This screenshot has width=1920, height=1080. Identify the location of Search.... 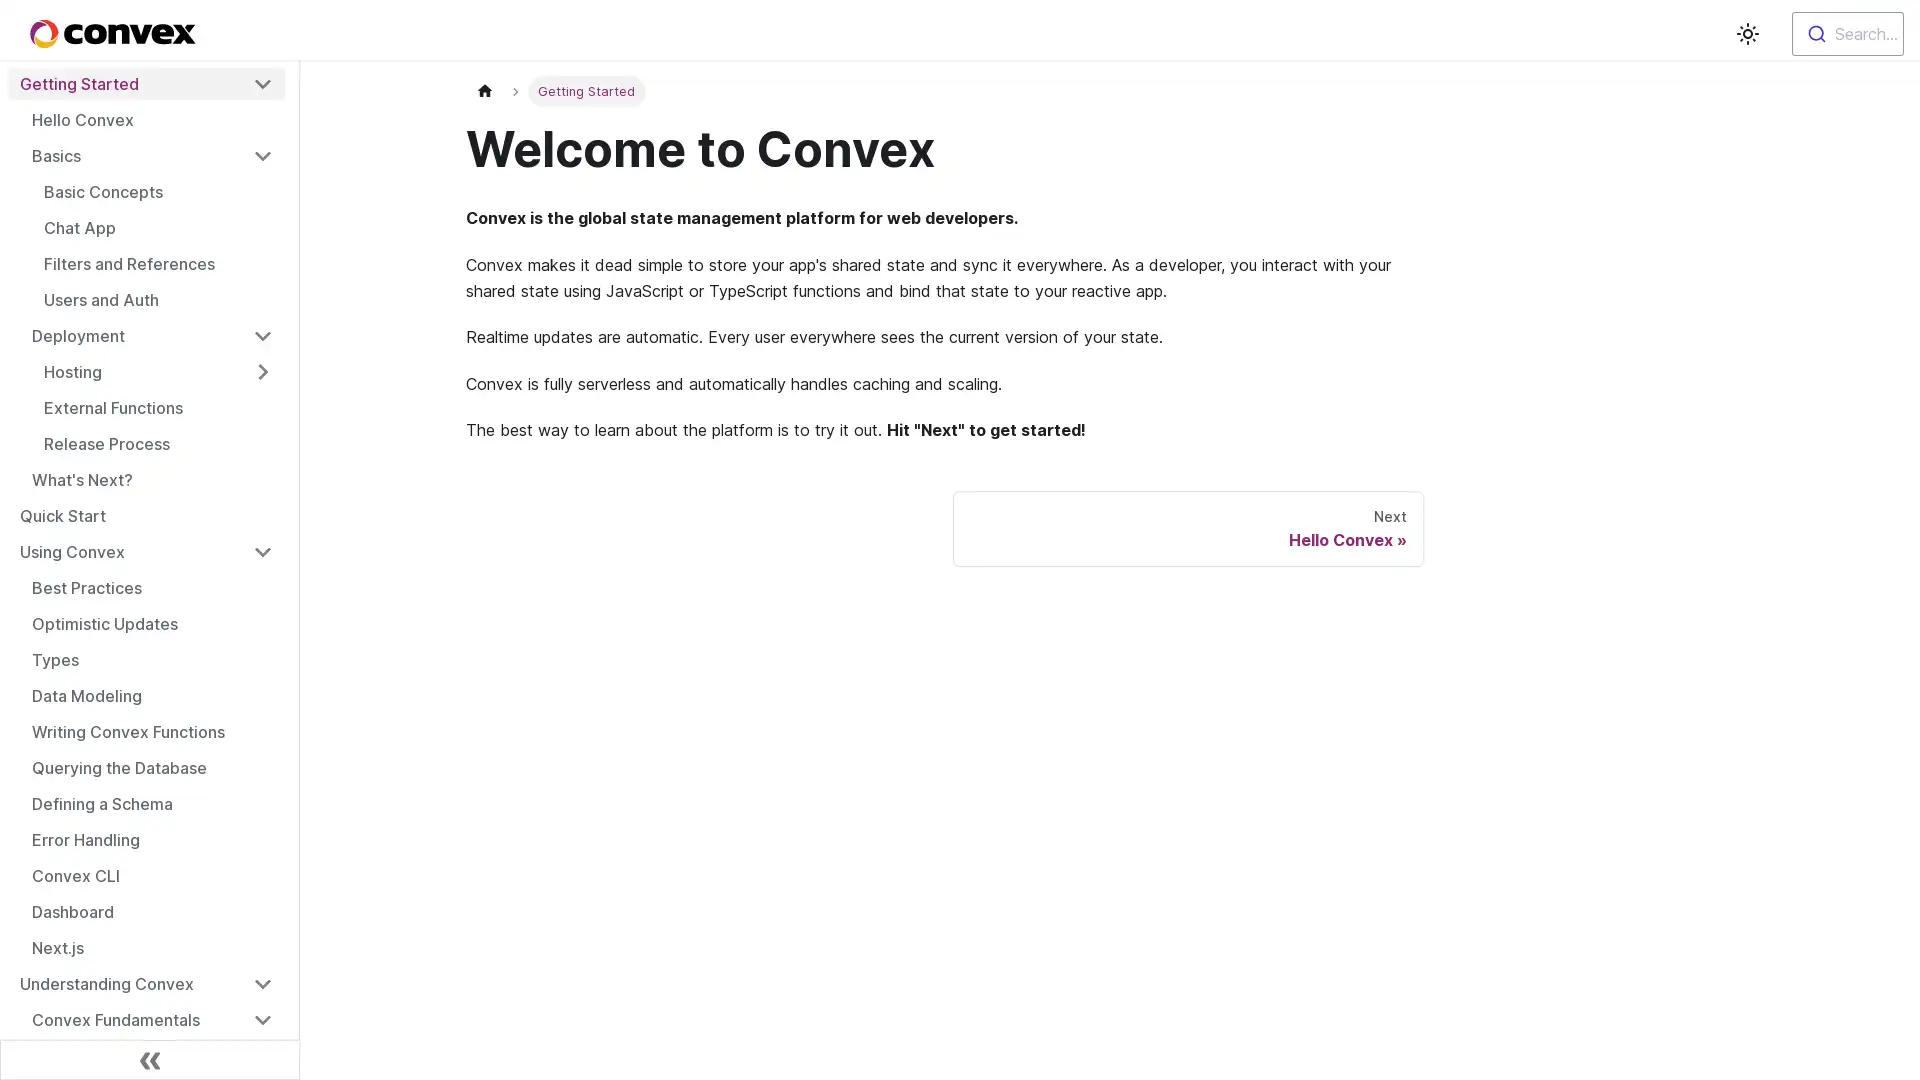
(1847, 34).